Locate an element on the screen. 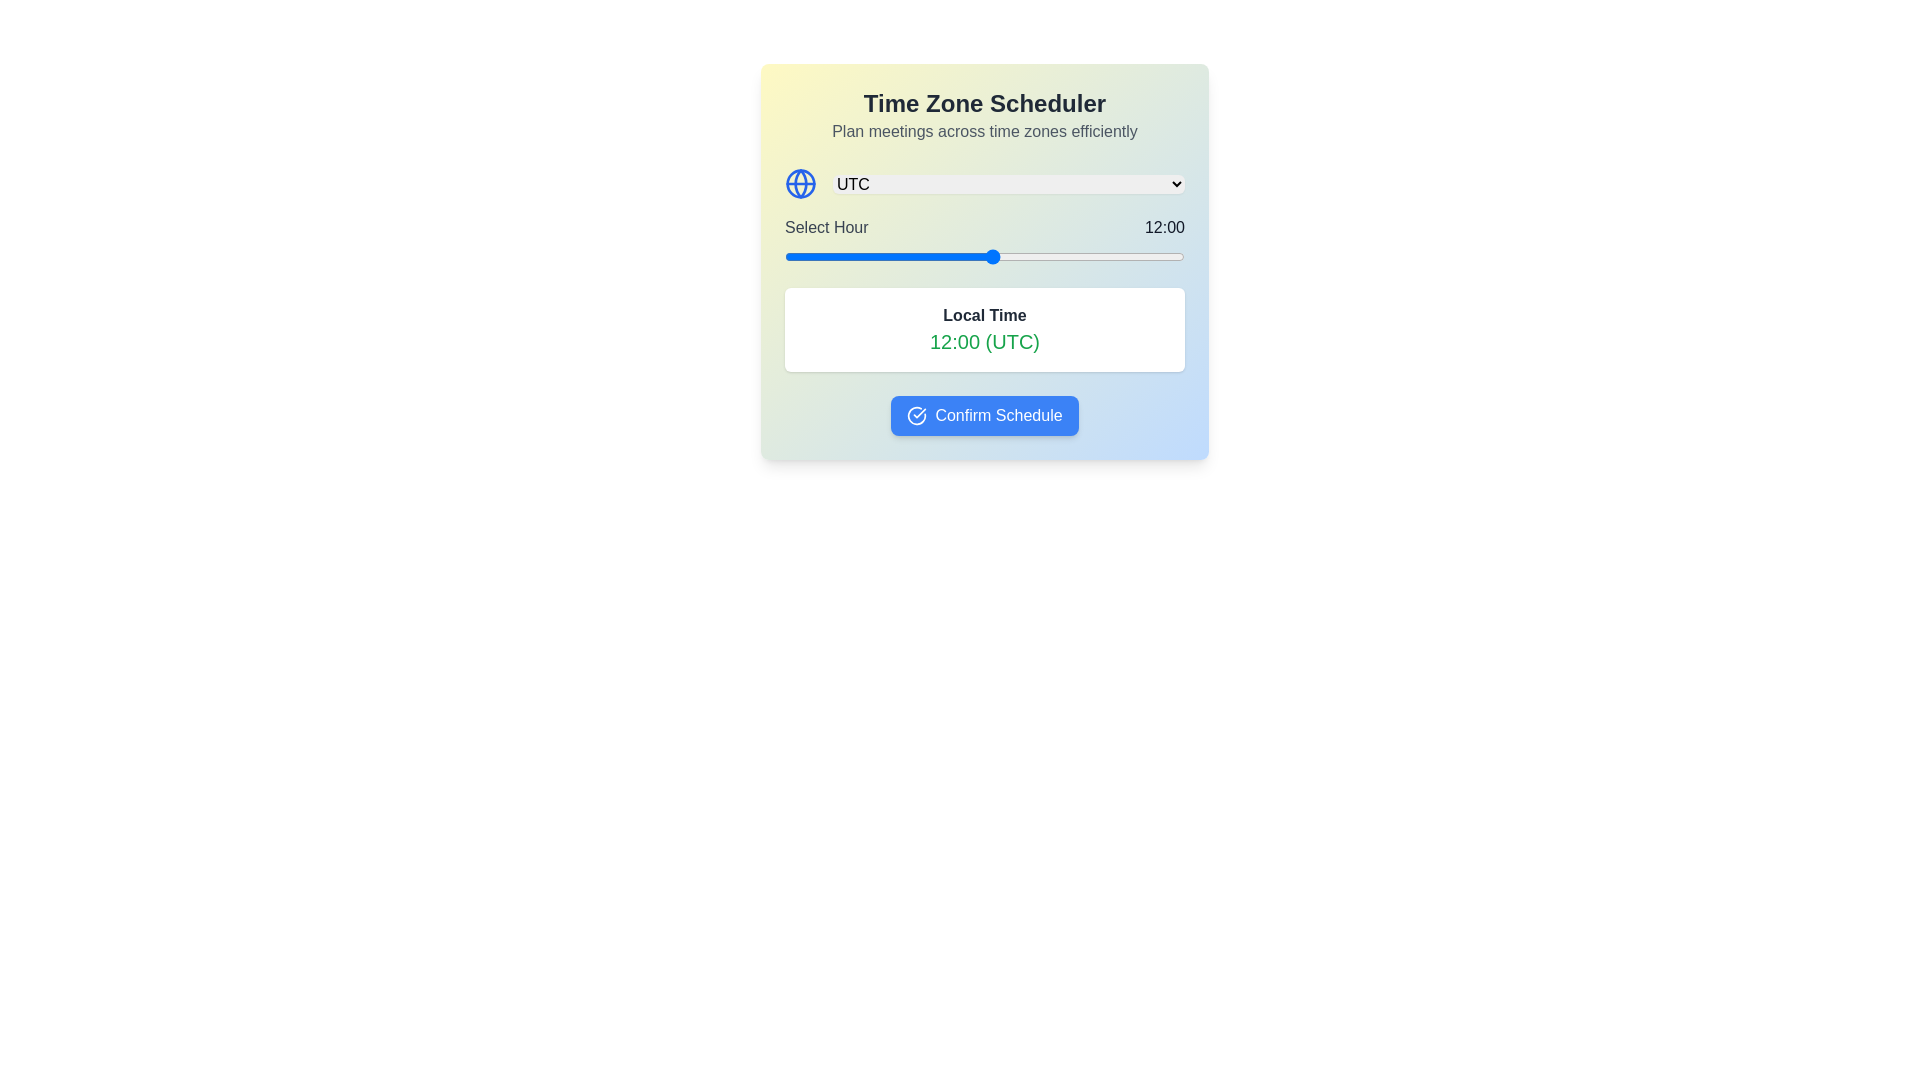  the circular icon with a blue outline located to the left of the 'UTC' dropdown menu in the header section is located at coordinates (801, 184).